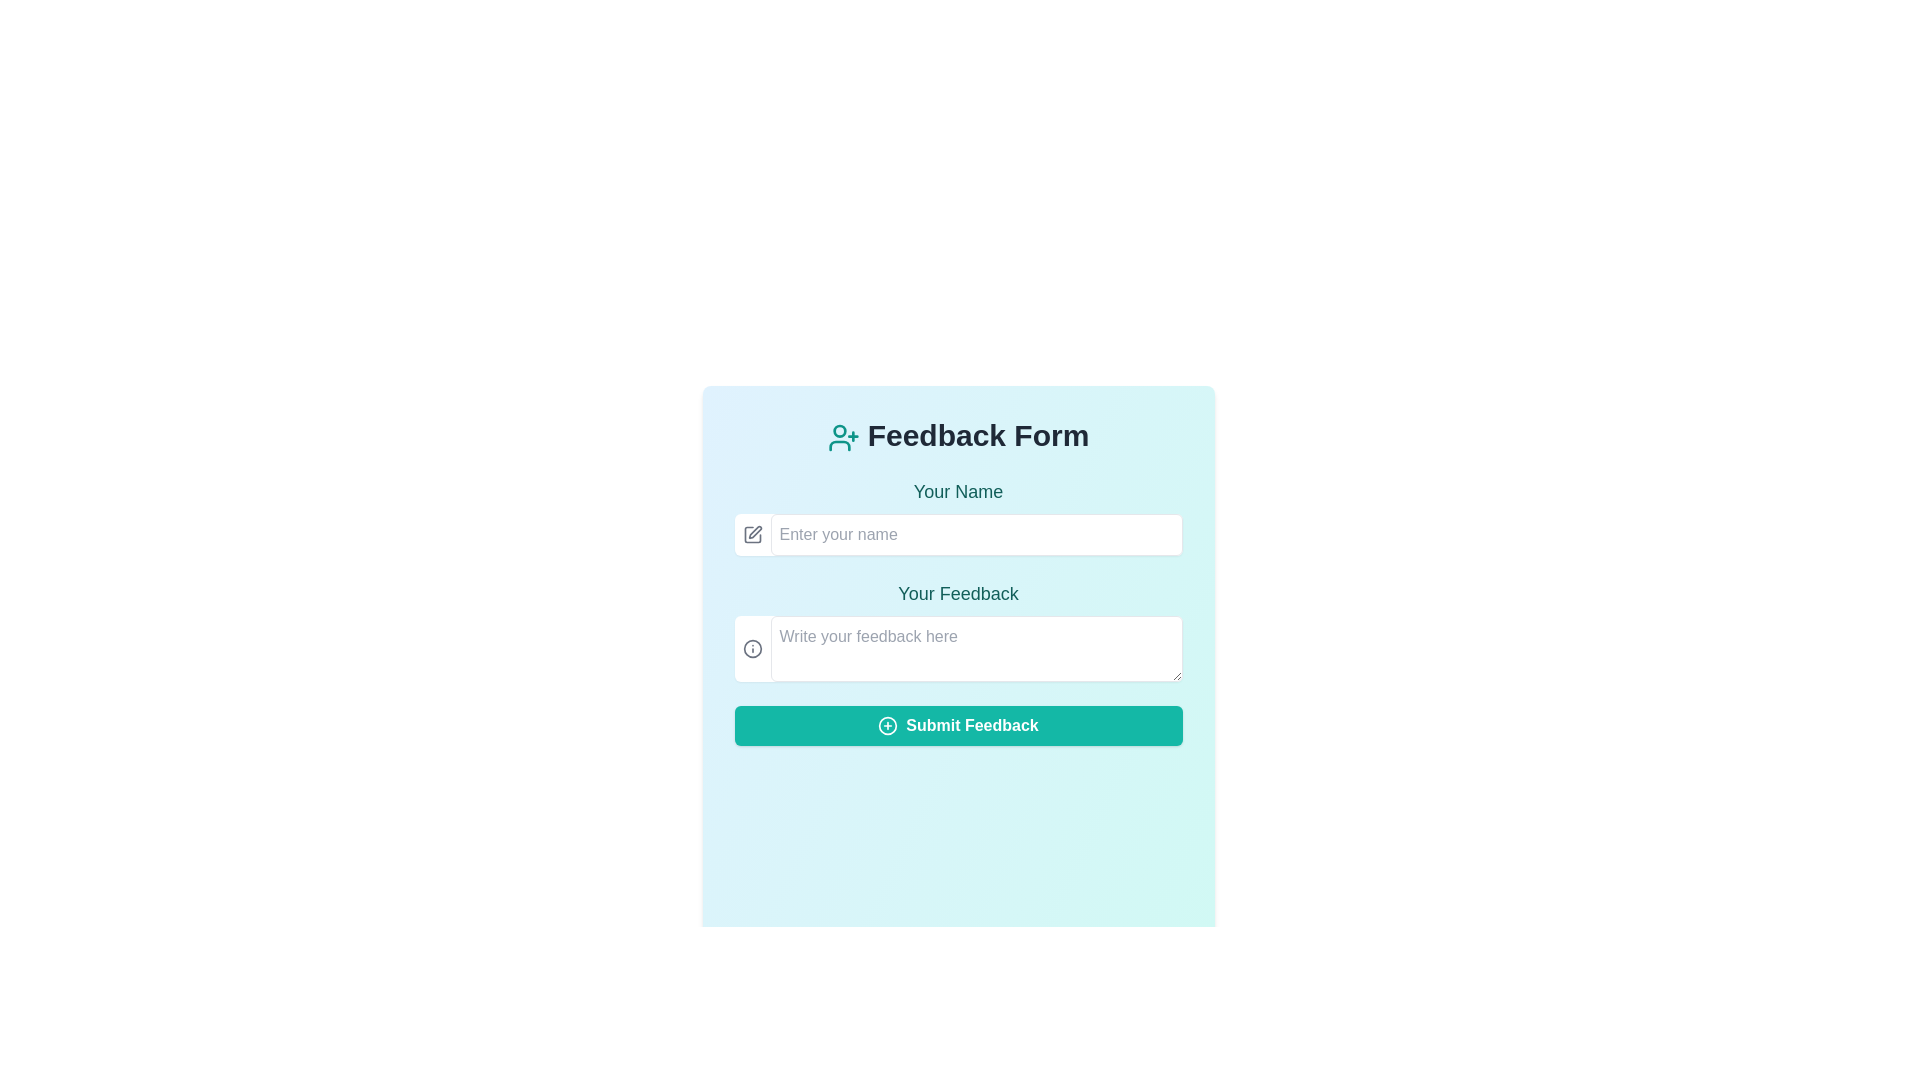  What do you see at coordinates (751, 534) in the screenshot?
I see `the gray pen icon used for editing, located to the left of the 'Enter your name' input field in the feedback form` at bounding box center [751, 534].